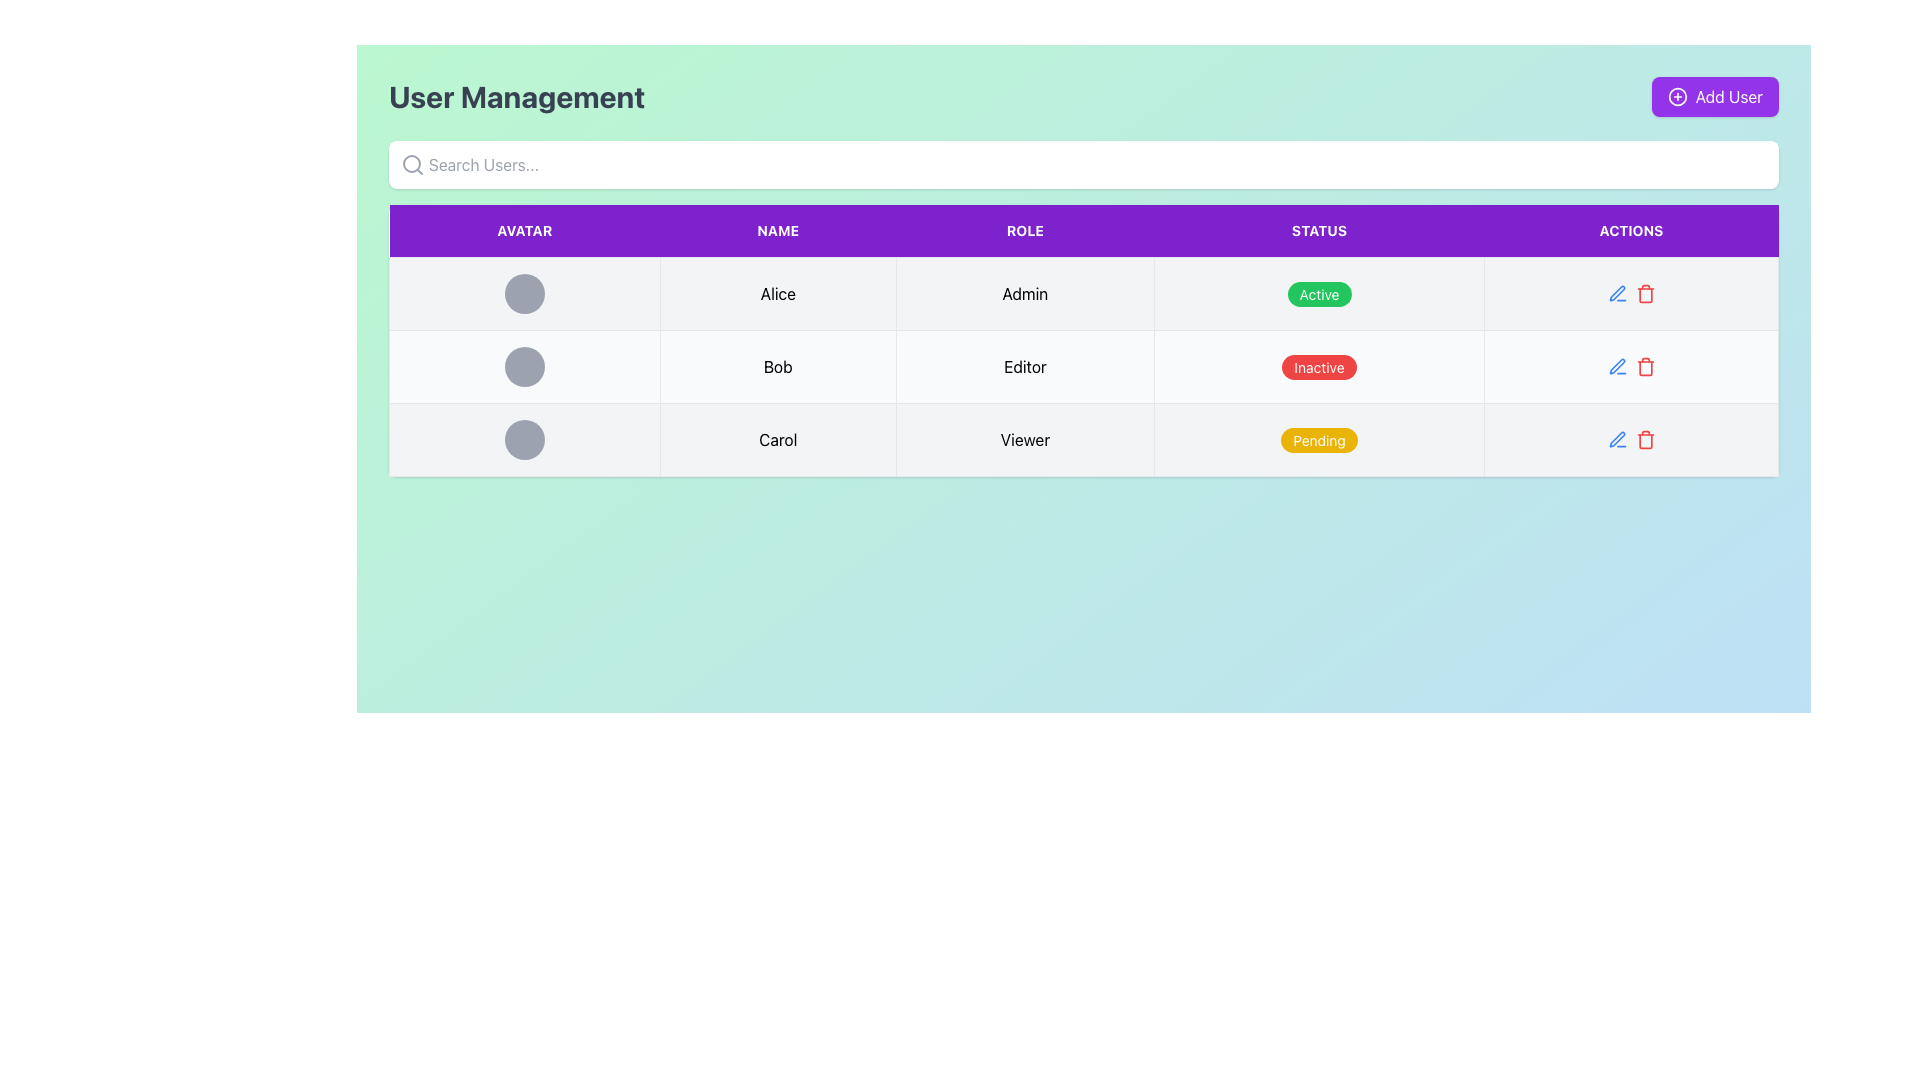 This screenshot has height=1080, width=1920. What do you see at coordinates (1617, 438) in the screenshot?
I see `the edit button in the 'Actions' column for the first row representing 'Alice'` at bounding box center [1617, 438].